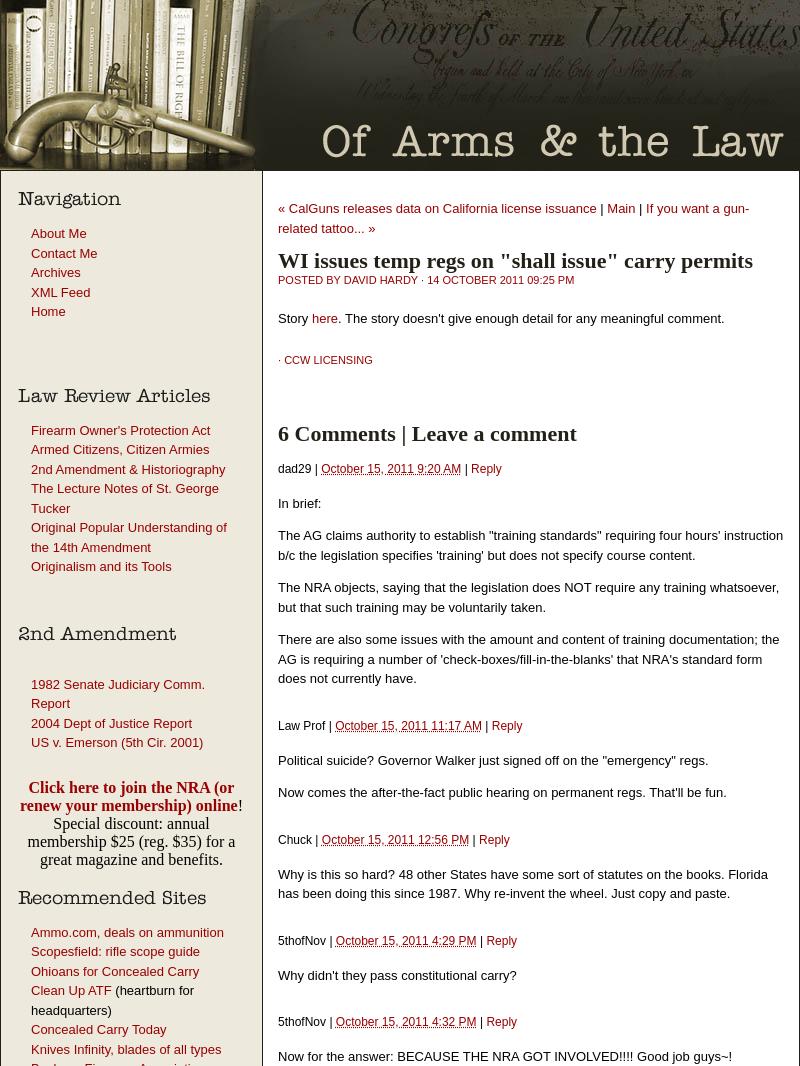 Image resolution: width=800 pixels, height=1066 pixels. I want to click on 'WI issues temp regs on "shall issue" carry permits', so click(278, 259).